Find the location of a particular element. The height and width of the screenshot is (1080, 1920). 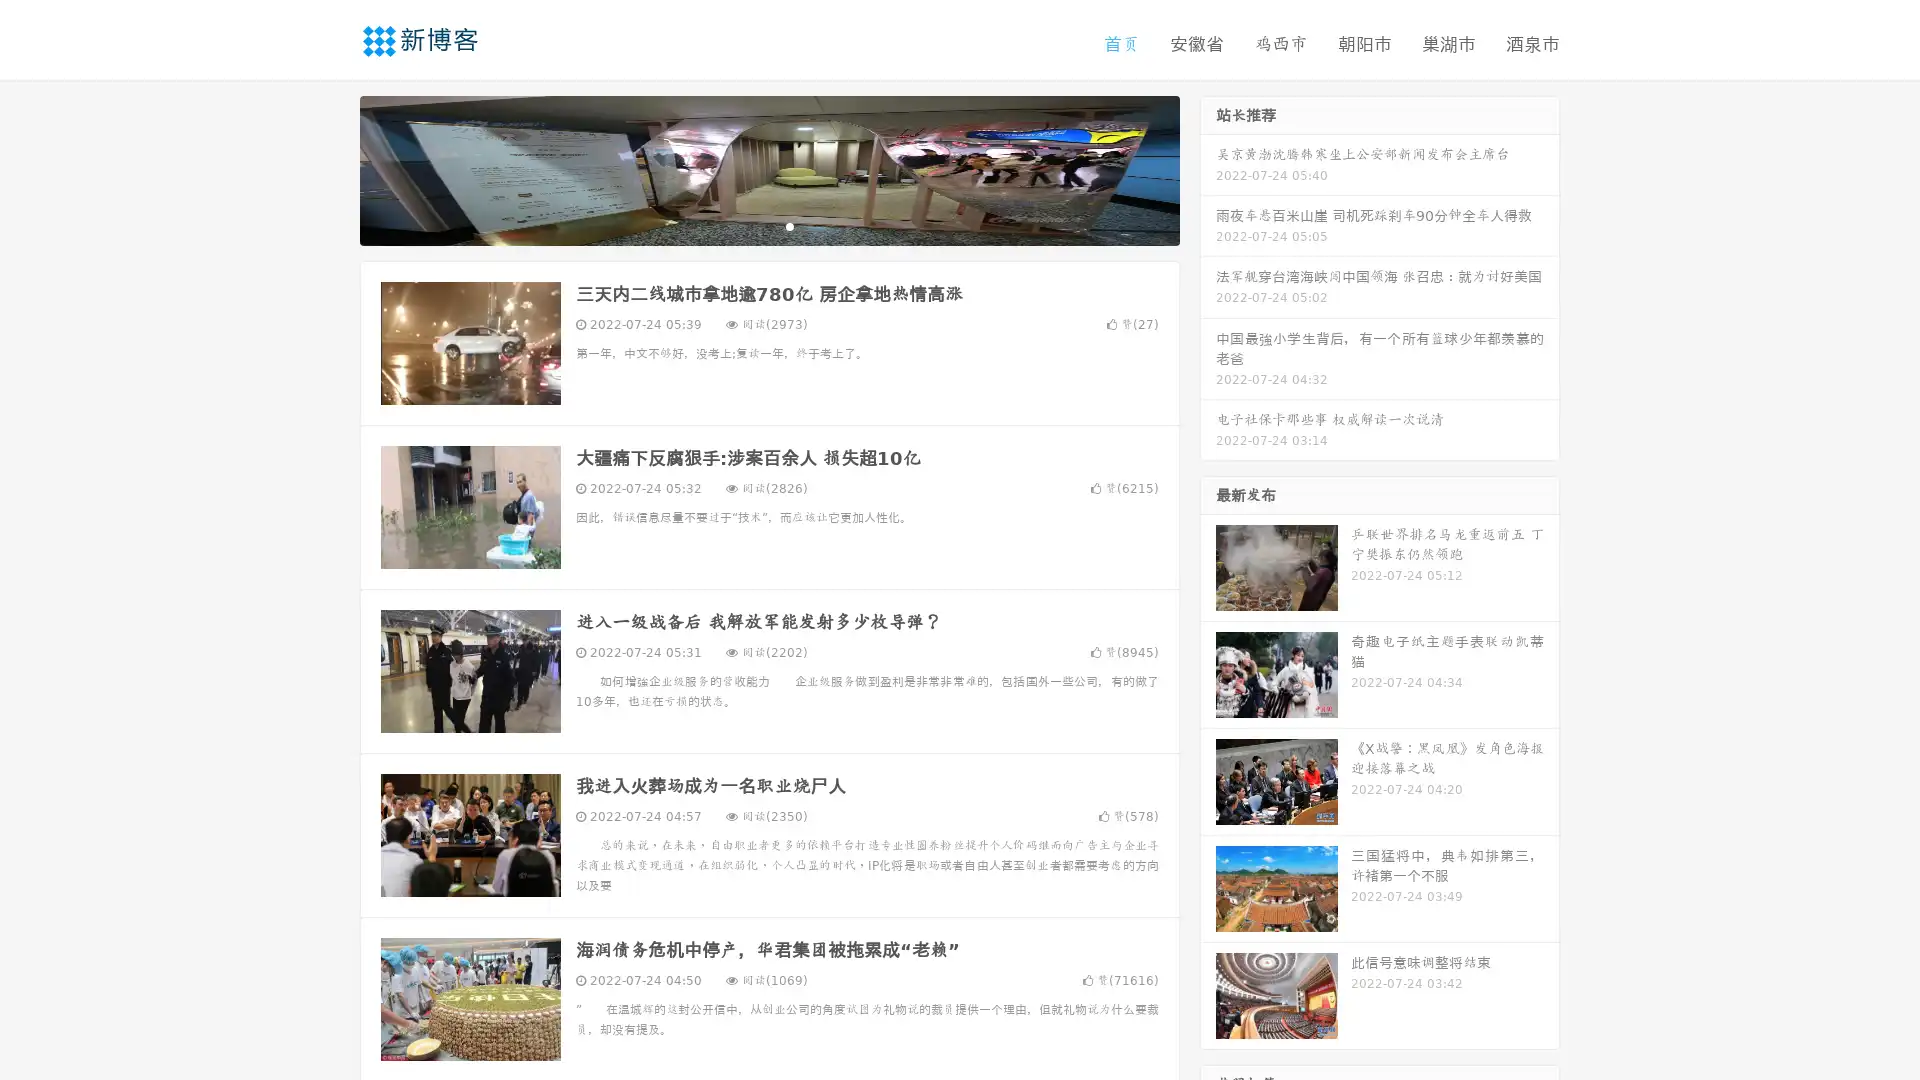

Go to slide 3 is located at coordinates (789, 225).